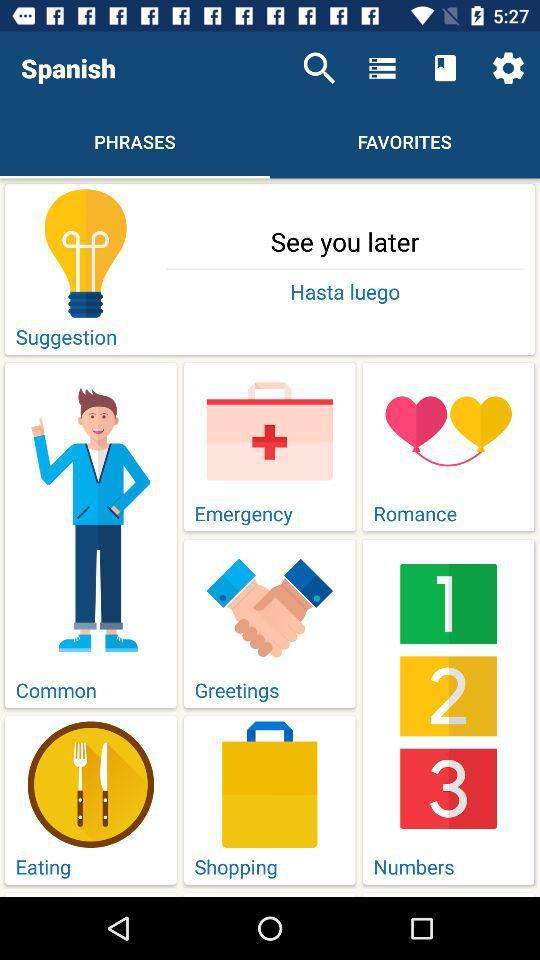 Image resolution: width=540 pixels, height=960 pixels. Describe the element at coordinates (508, 68) in the screenshot. I see `icon above the see you later icon` at that location.